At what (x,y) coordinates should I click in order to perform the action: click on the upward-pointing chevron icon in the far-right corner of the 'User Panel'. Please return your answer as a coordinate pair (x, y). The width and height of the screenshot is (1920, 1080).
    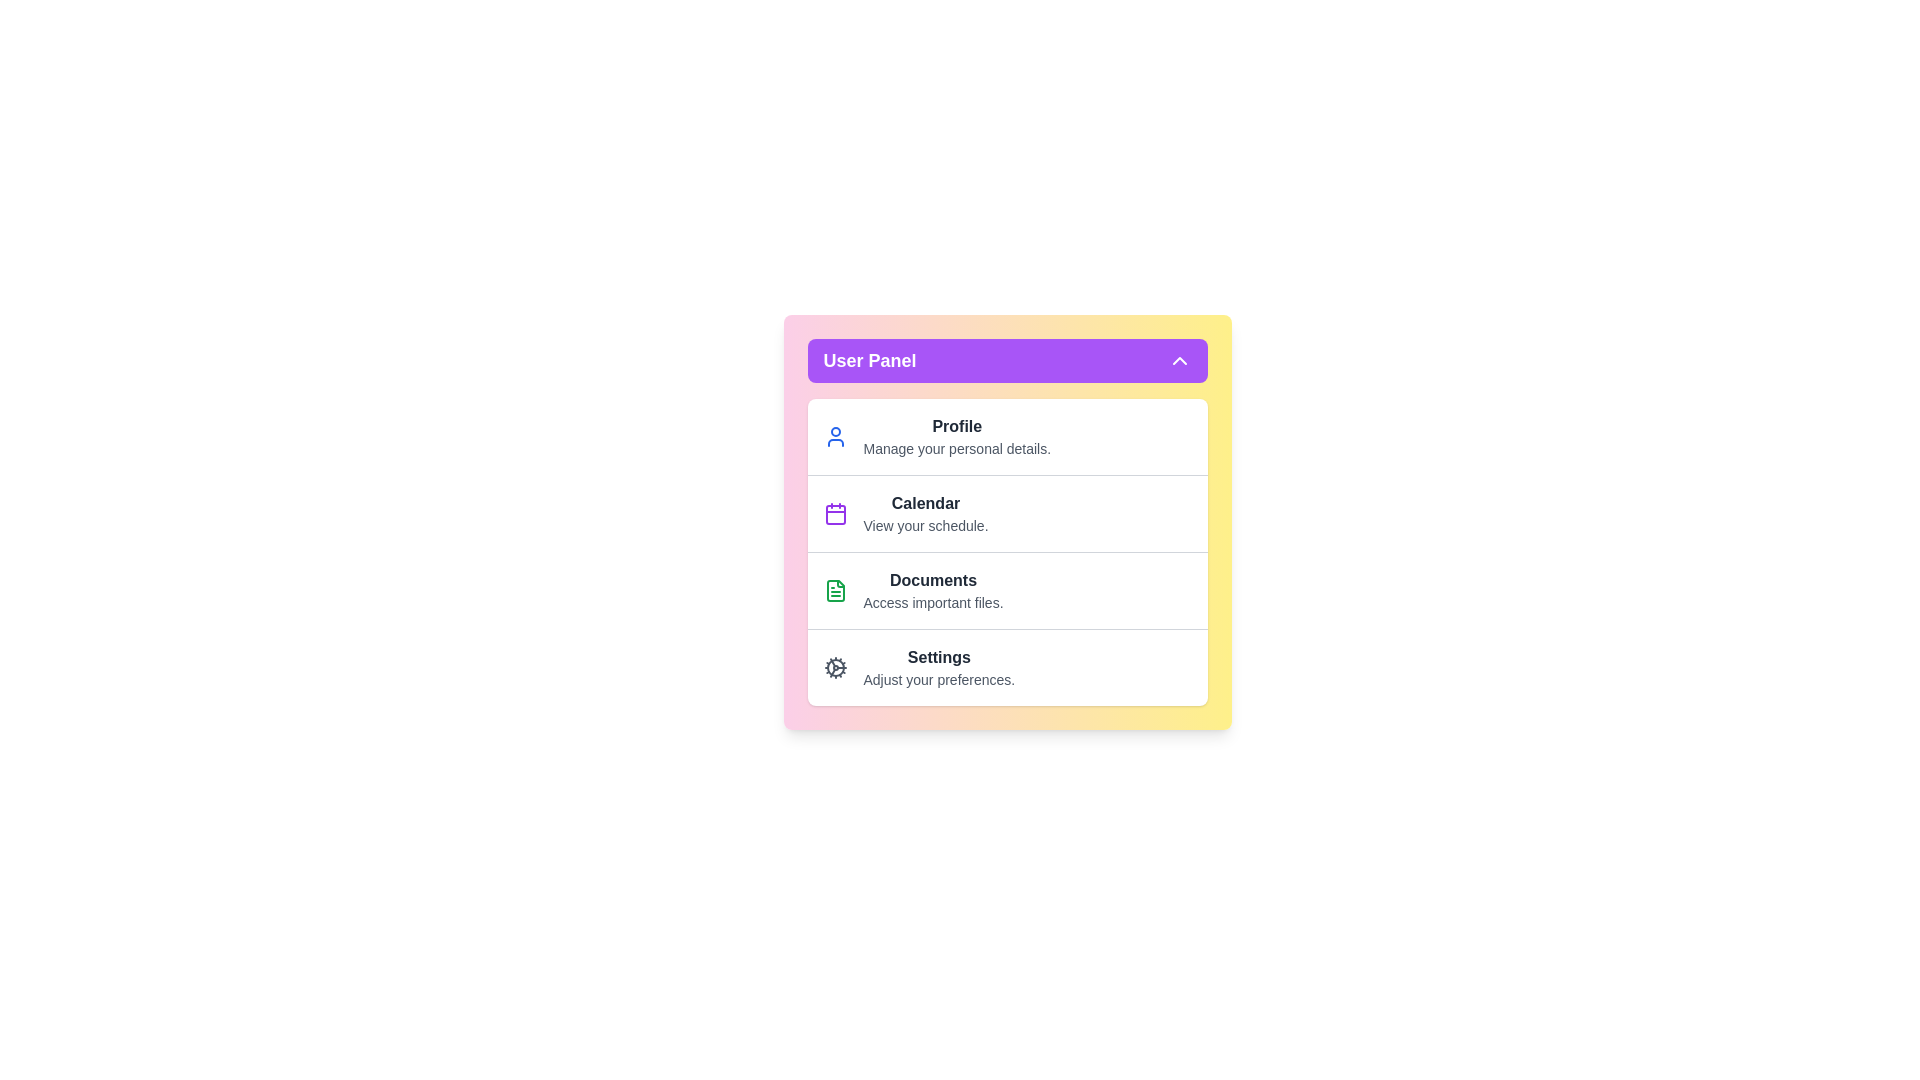
    Looking at the image, I should click on (1179, 361).